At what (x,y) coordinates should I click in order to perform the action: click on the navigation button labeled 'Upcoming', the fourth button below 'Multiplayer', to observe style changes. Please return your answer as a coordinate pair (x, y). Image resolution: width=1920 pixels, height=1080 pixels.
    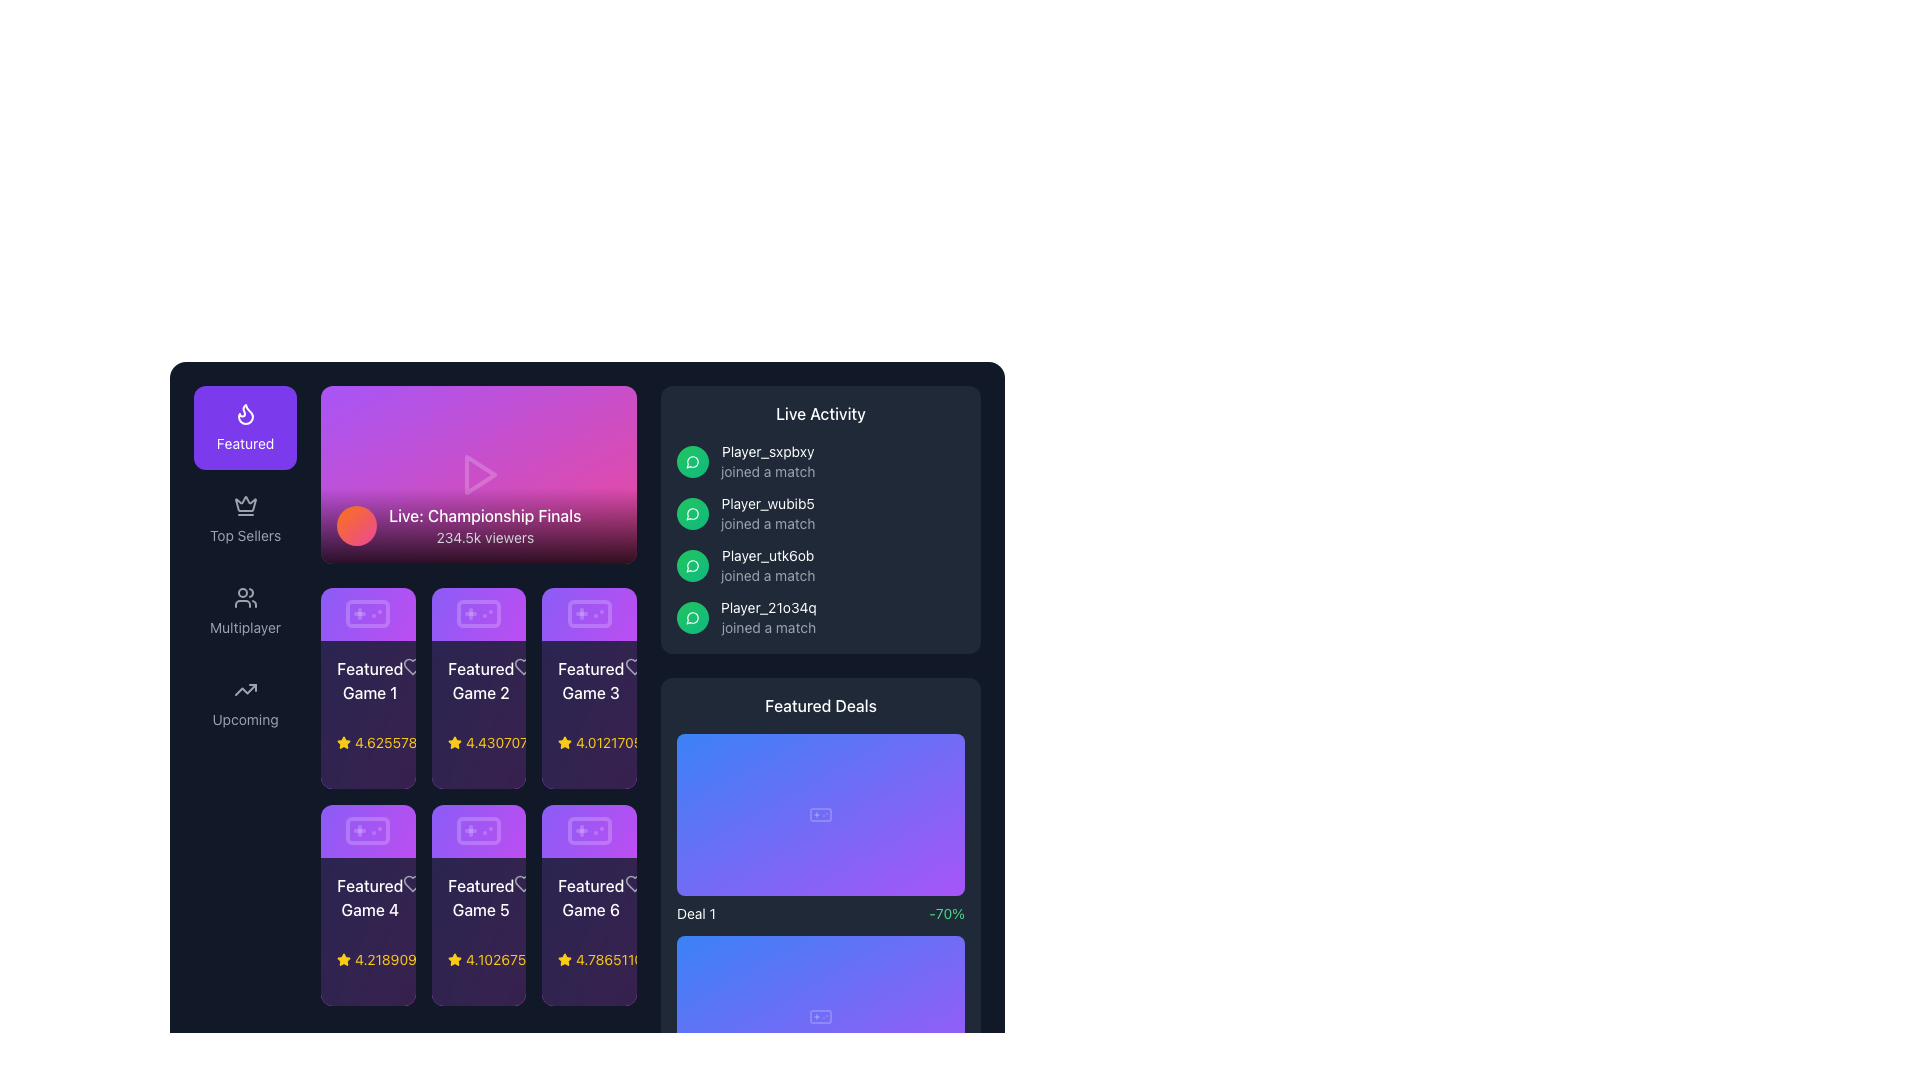
    Looking at the image, I should click on (244, 703).